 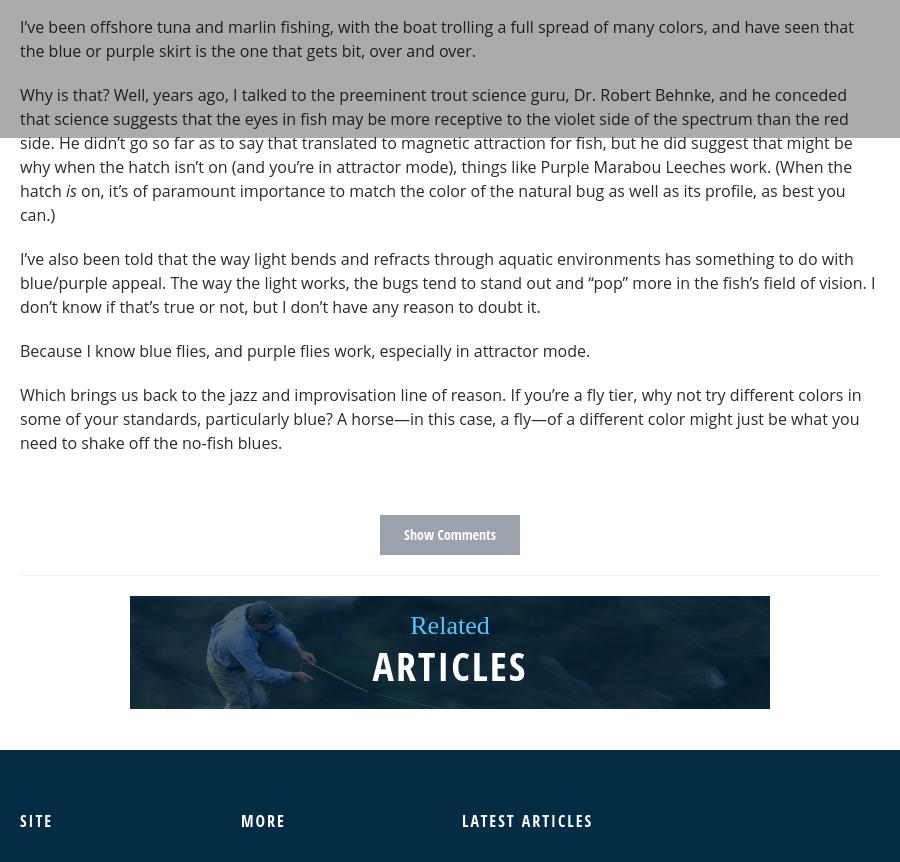 What do you see at coordinates (18, 819) in the screenshot?
I see `'Site'` at bounding box center [18, 819].